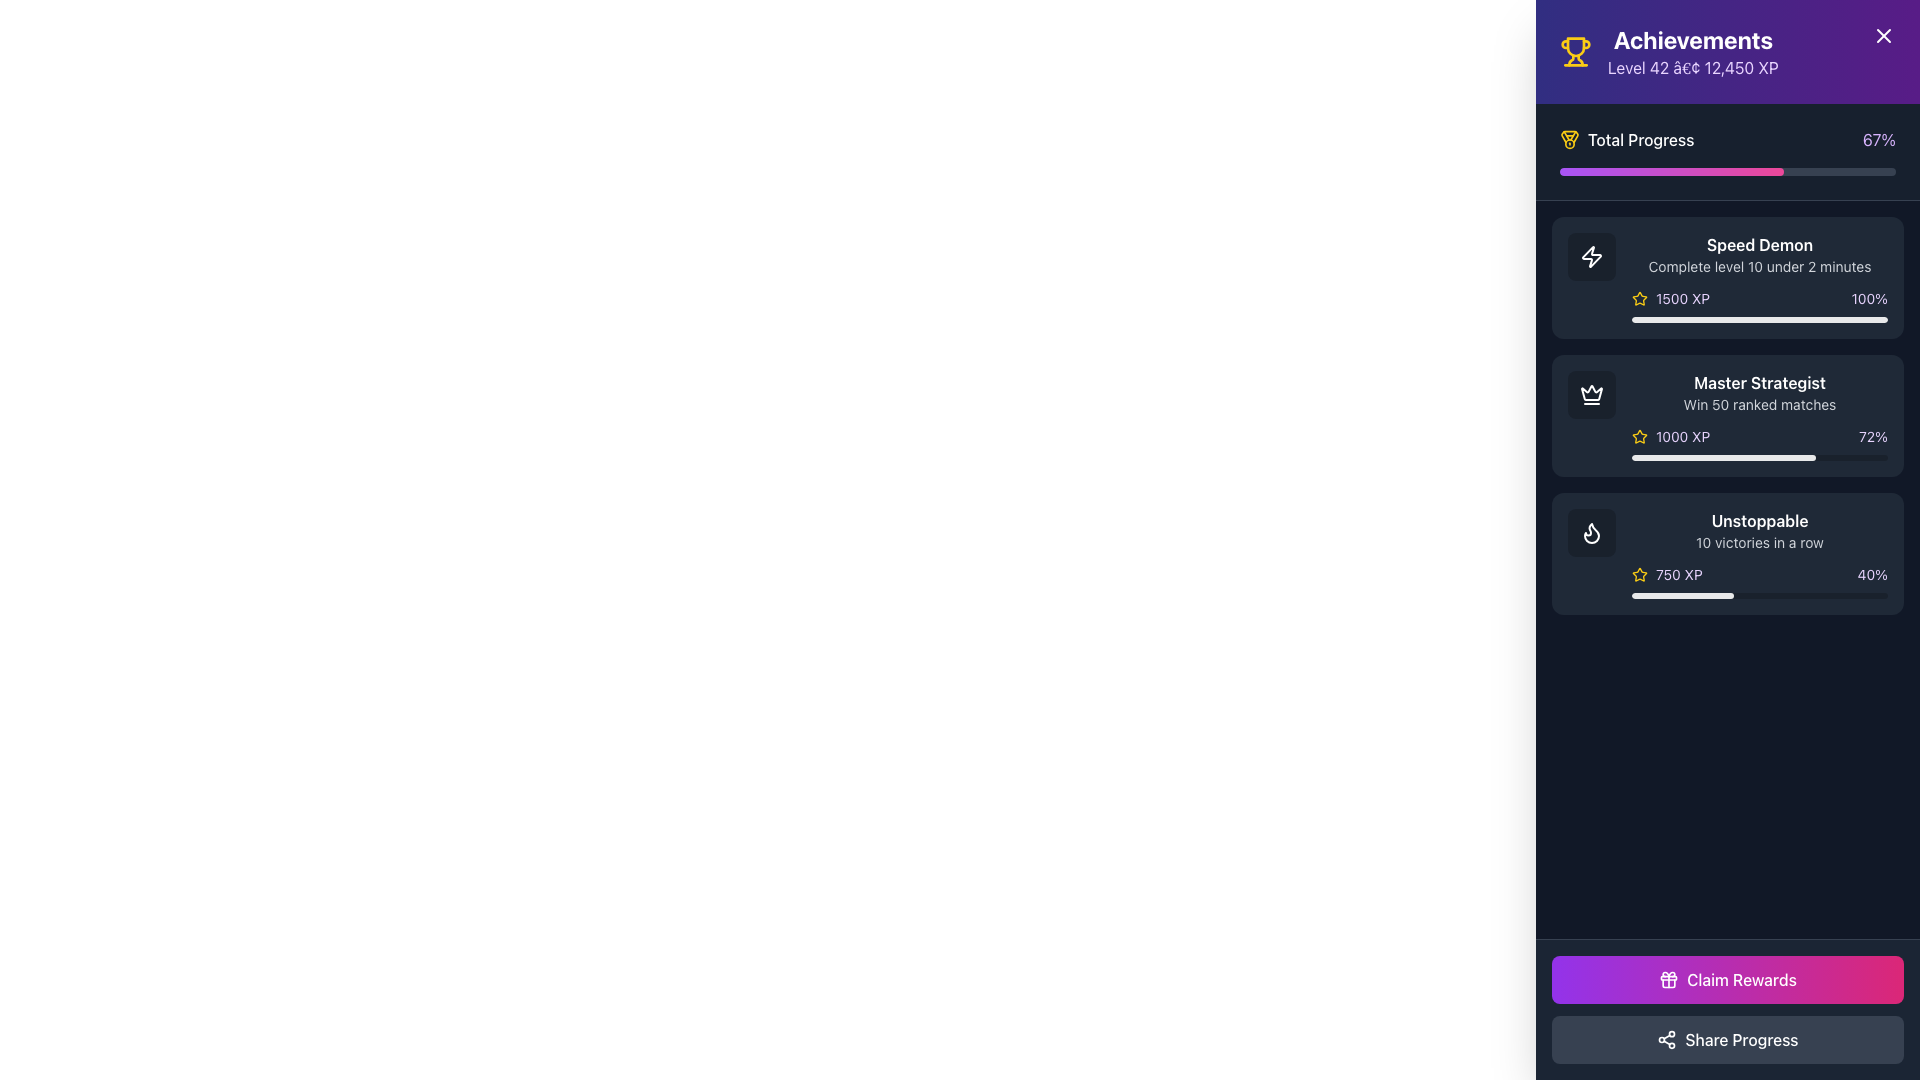 This screenshot has height=1080, width=1920. Describe the element at coordinates (1760, 435) in the screenshot. I see `displayed information for the 'Master Strategist' achievement located in the second card of the achievements list, positioned below the title and description, above the progress bar` at that location.